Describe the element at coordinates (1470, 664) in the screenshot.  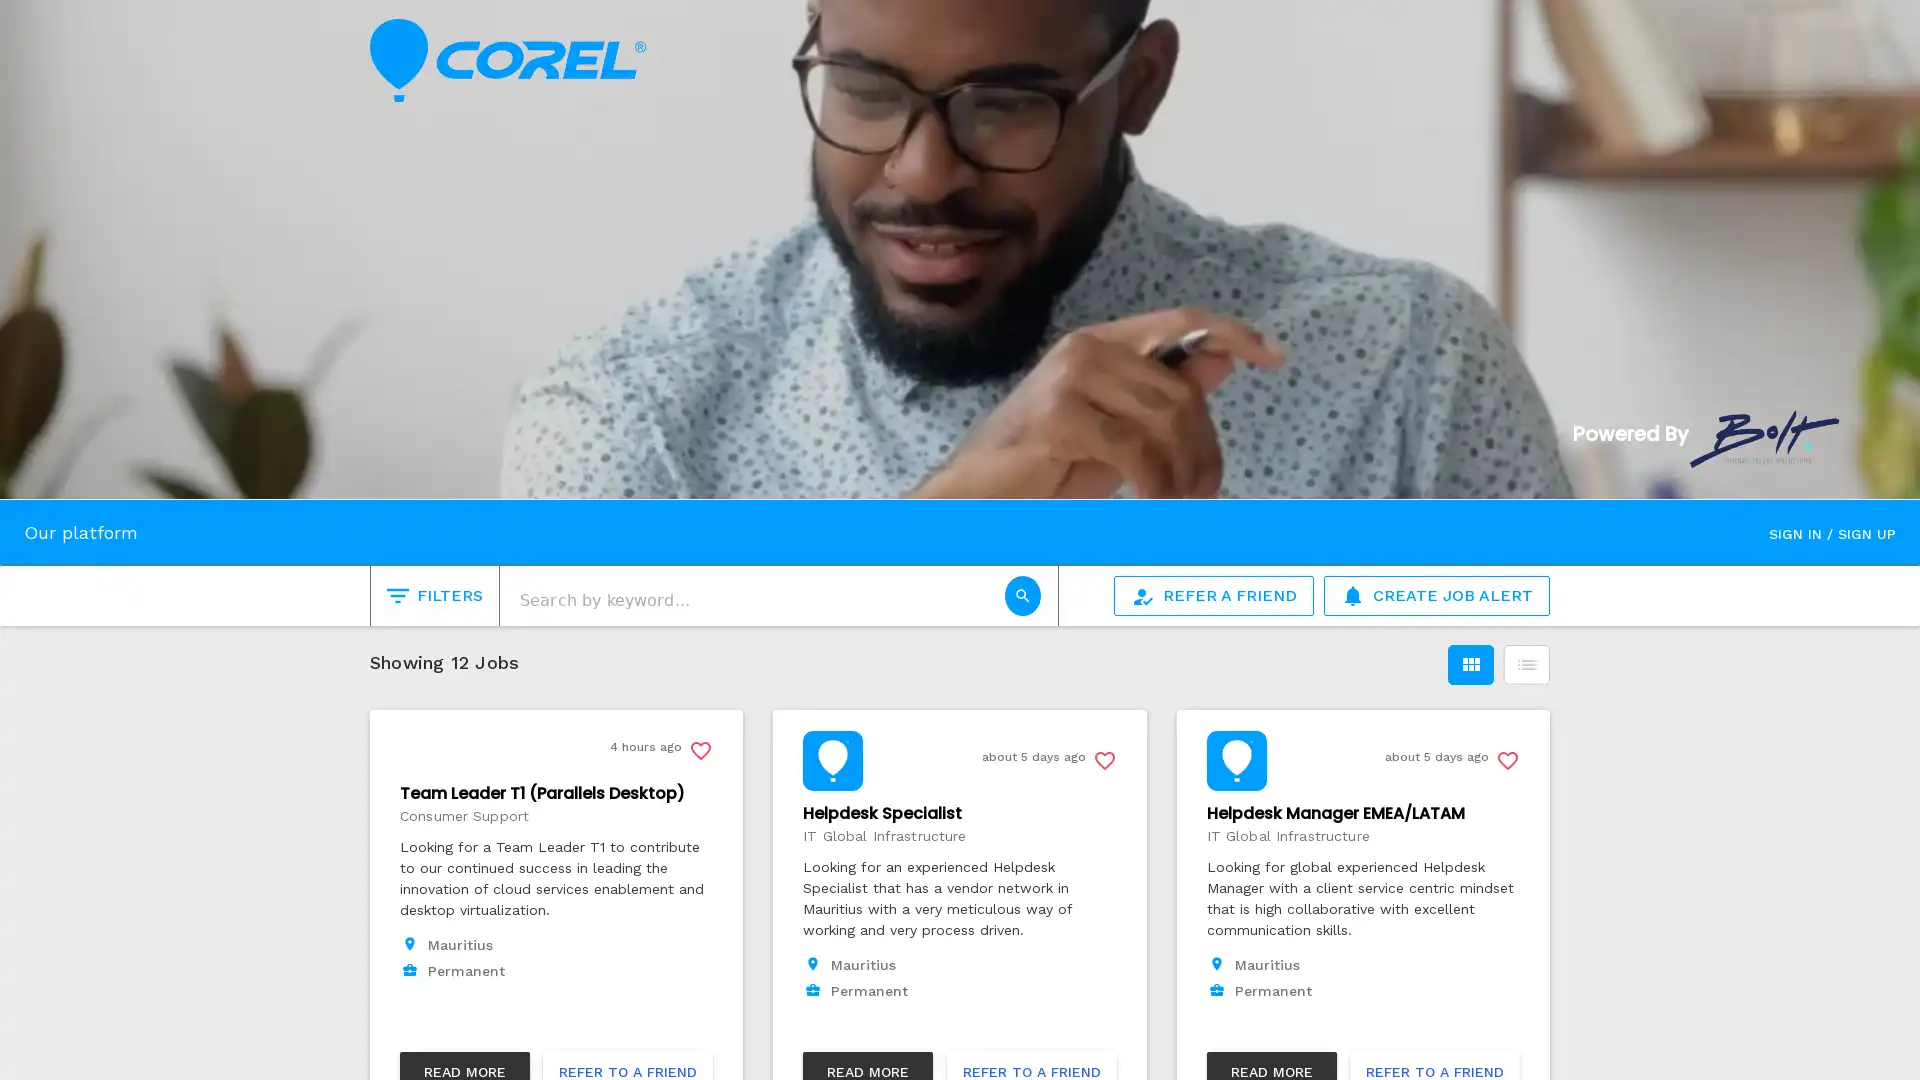
I see `Grid view` at that location.